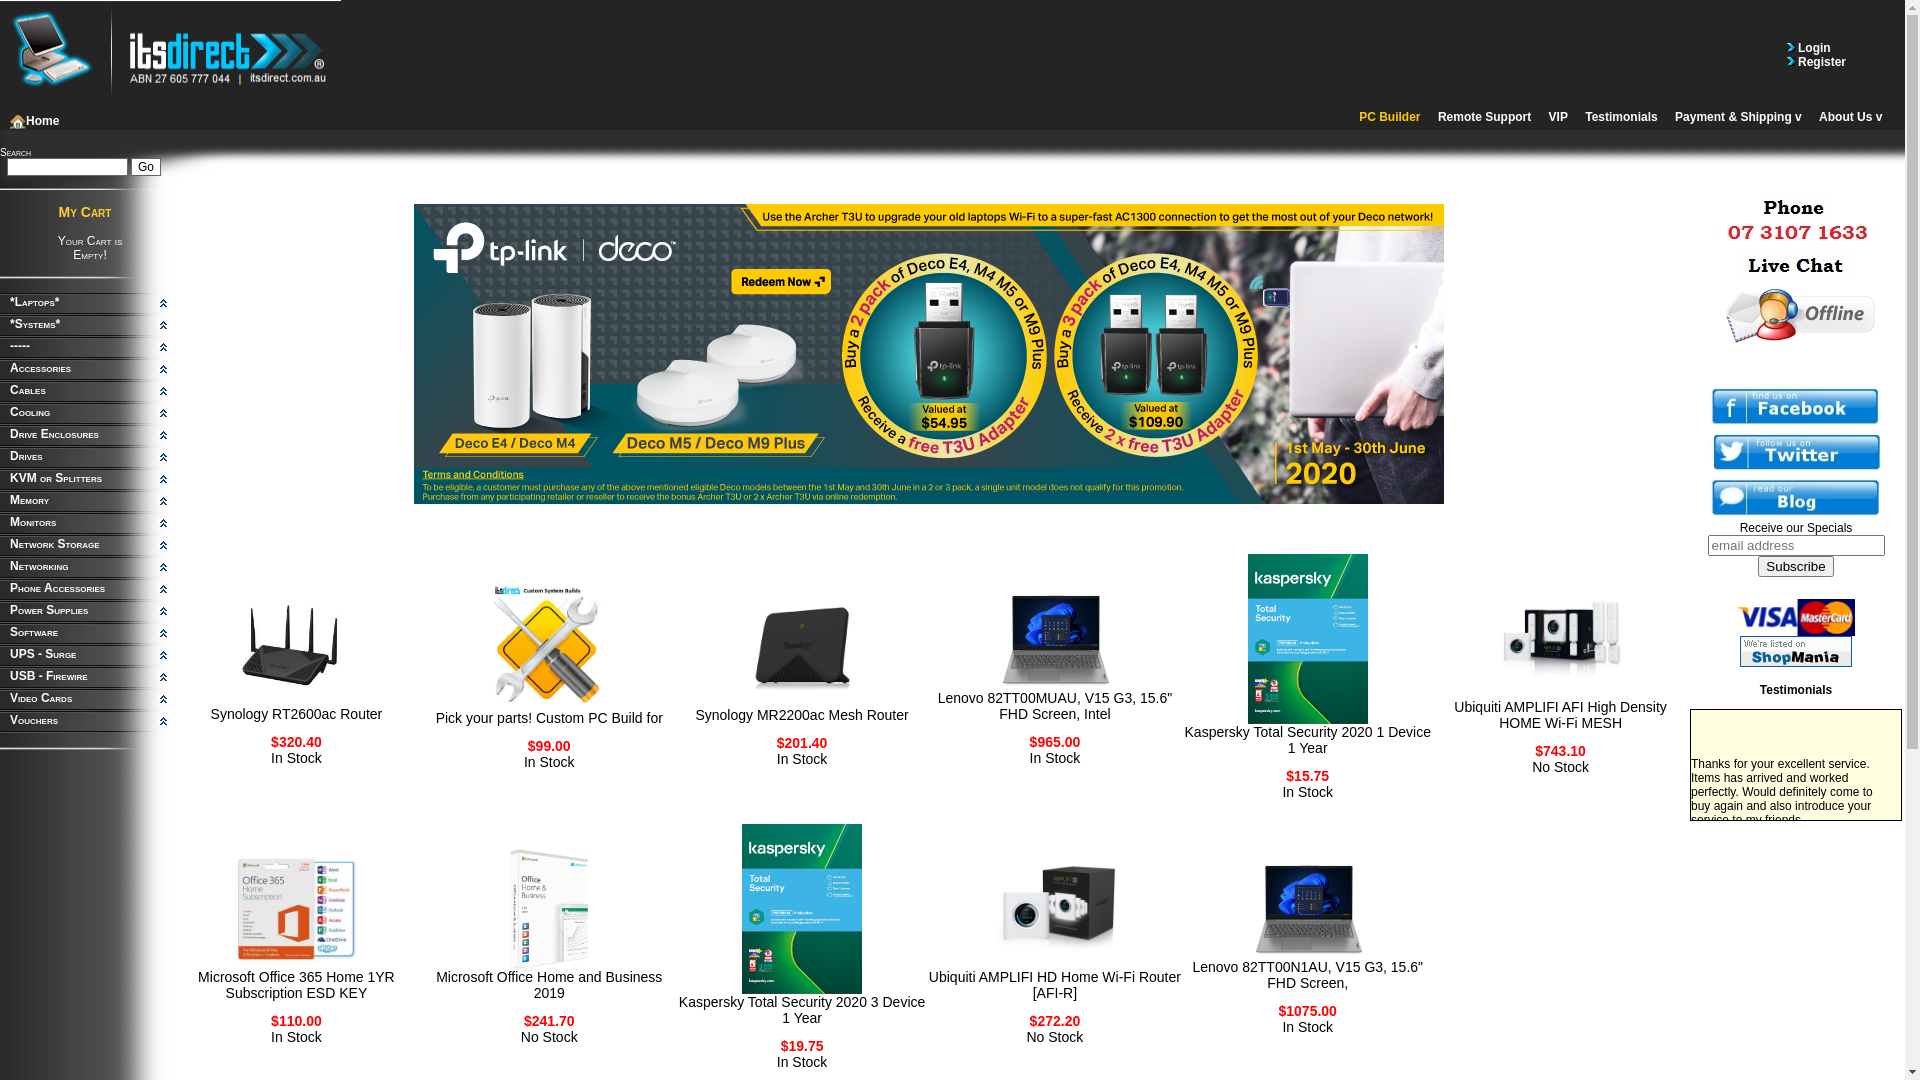 The width and height of the screenshot is (1920, 1080). What do you see at coordinates (1813, 45) in the screenshot?
I see `'Login'` at bounding box center [1813, 45].